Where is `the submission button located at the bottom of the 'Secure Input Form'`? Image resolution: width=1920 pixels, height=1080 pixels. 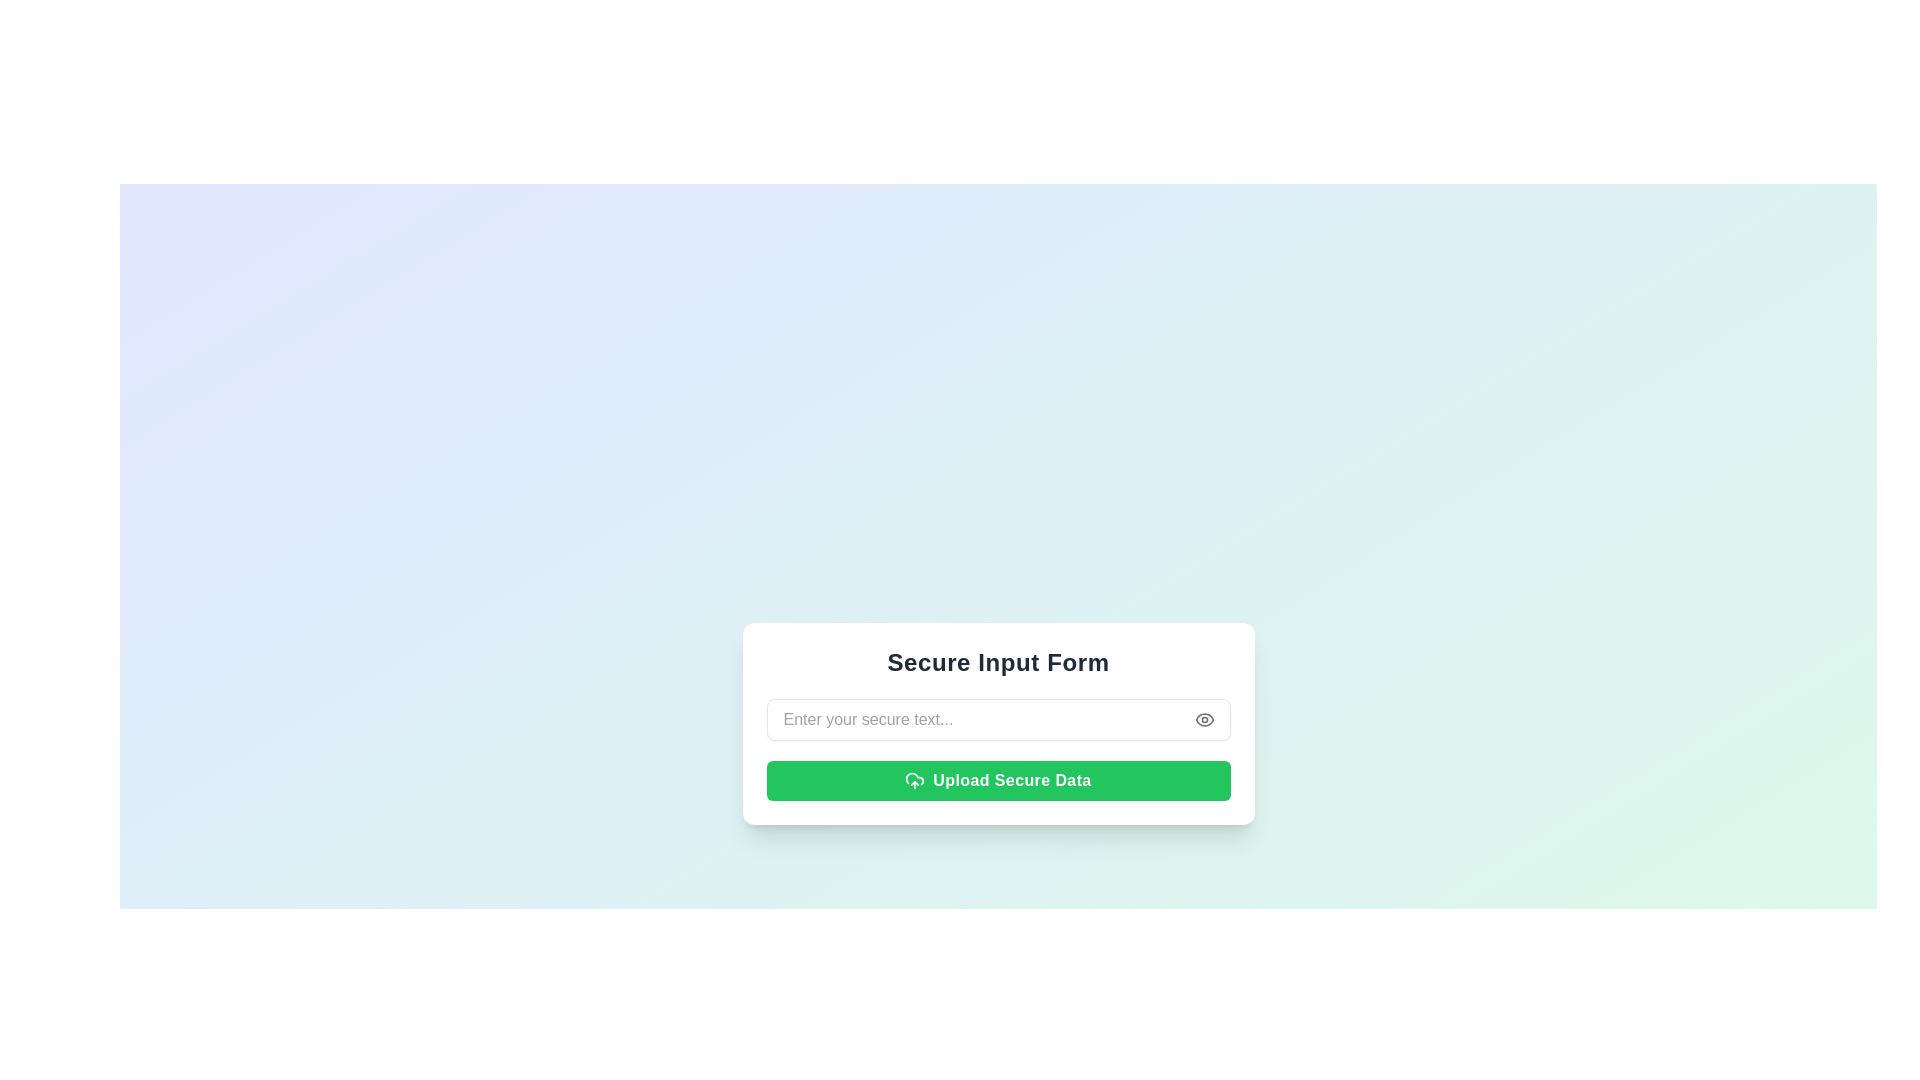 the submission button located at the bottom of the 'Secure Input Form' is located at coordinates (998, 779).